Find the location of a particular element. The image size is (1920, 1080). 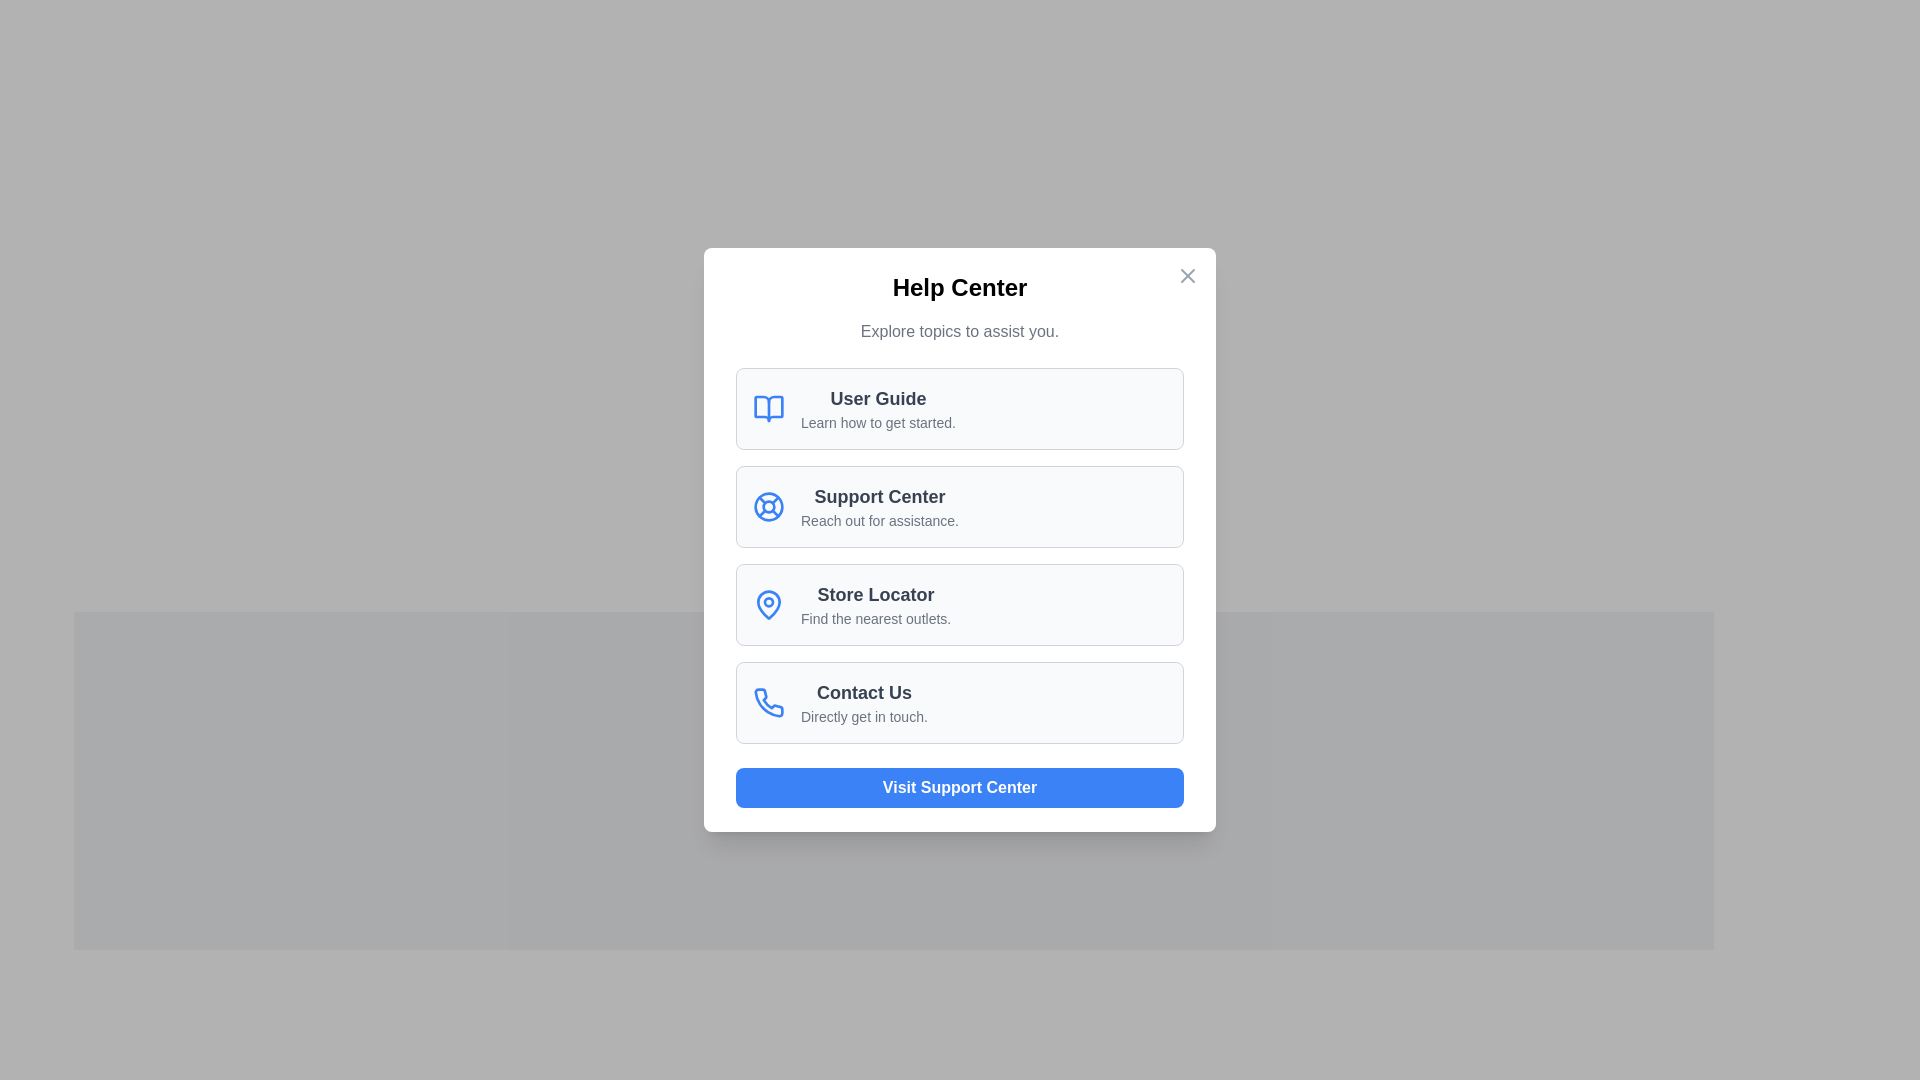

the text label that says 'Reach out for assistance.' located below the 'Support Center' heading in the second option group of the menu is located at coordinates (879, 519).